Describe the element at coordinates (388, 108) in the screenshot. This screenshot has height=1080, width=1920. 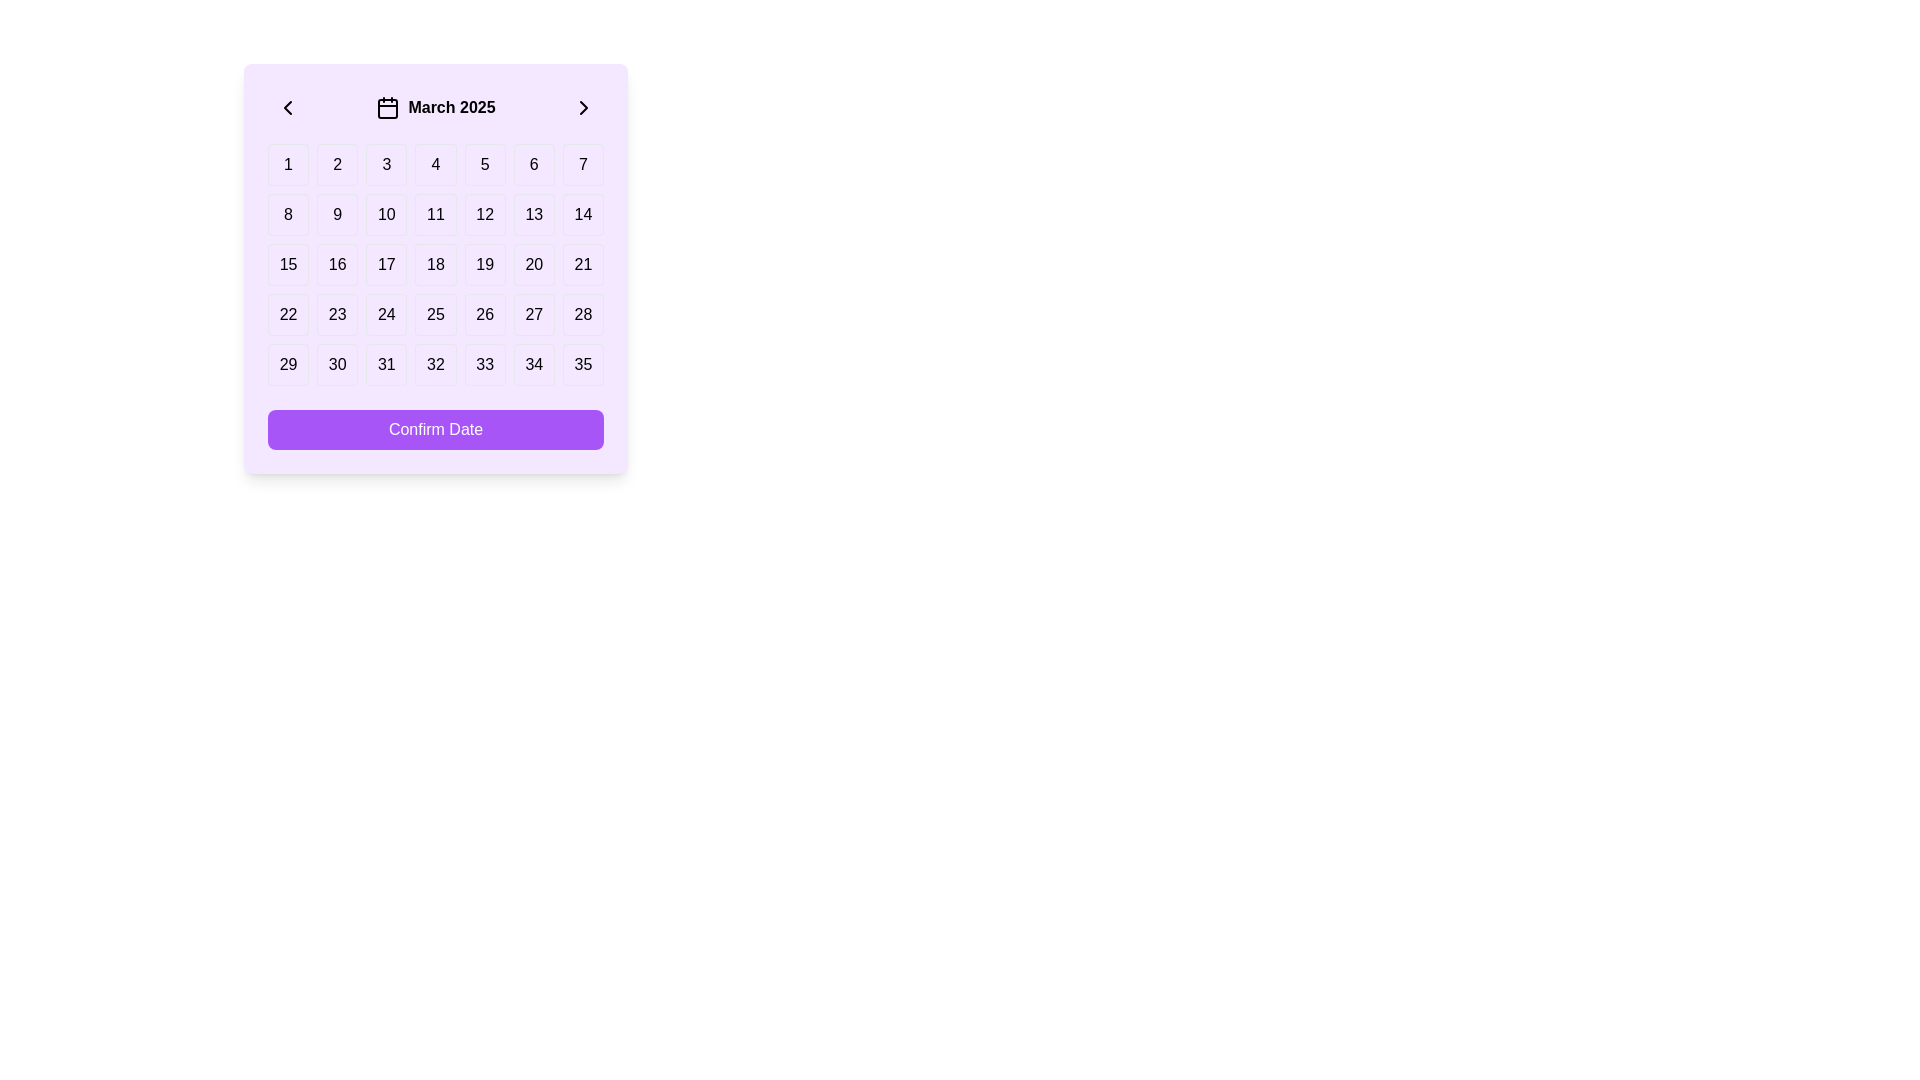
I see `the center of the calendar icon located in the header section of the date picker panel, preceding the text 'March 2025'` at that location.